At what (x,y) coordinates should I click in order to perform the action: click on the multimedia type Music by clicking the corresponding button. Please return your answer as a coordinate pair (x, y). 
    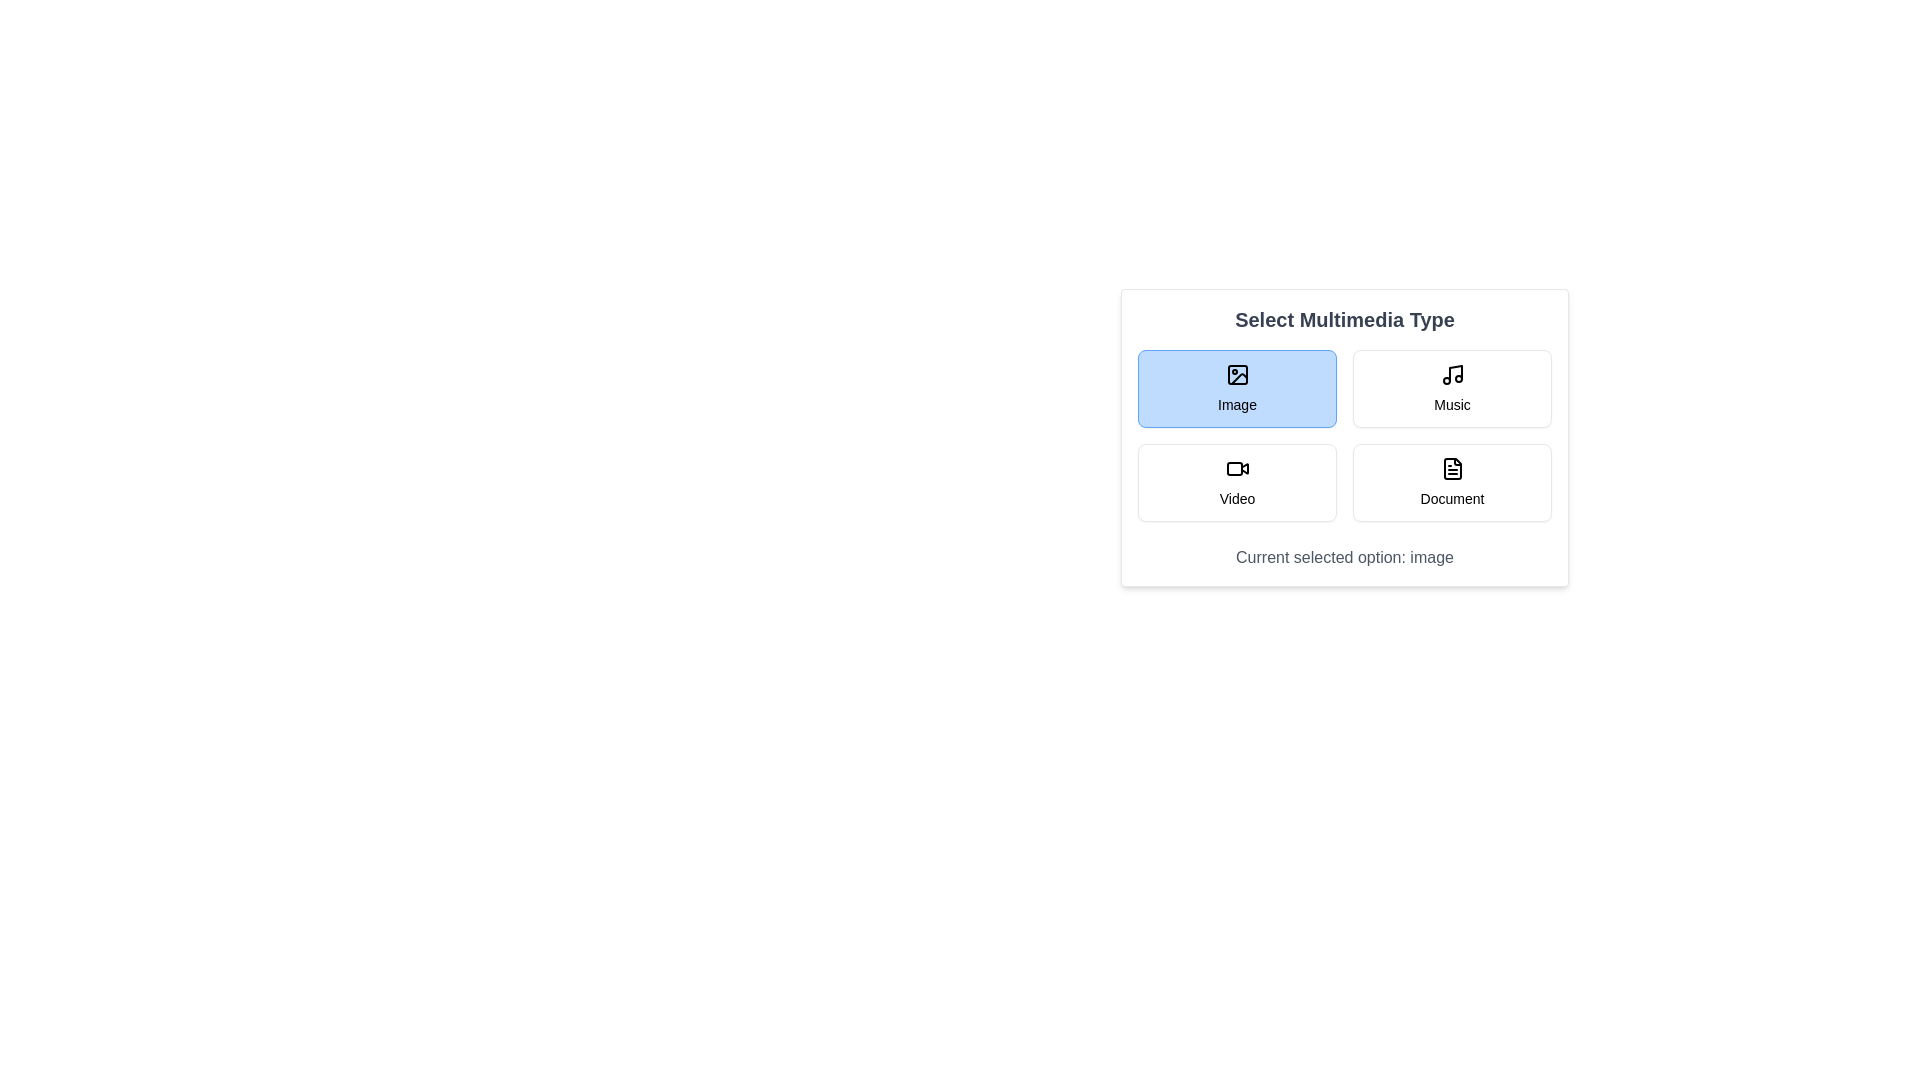
    Looking at the image, I should click on (1452, 389).